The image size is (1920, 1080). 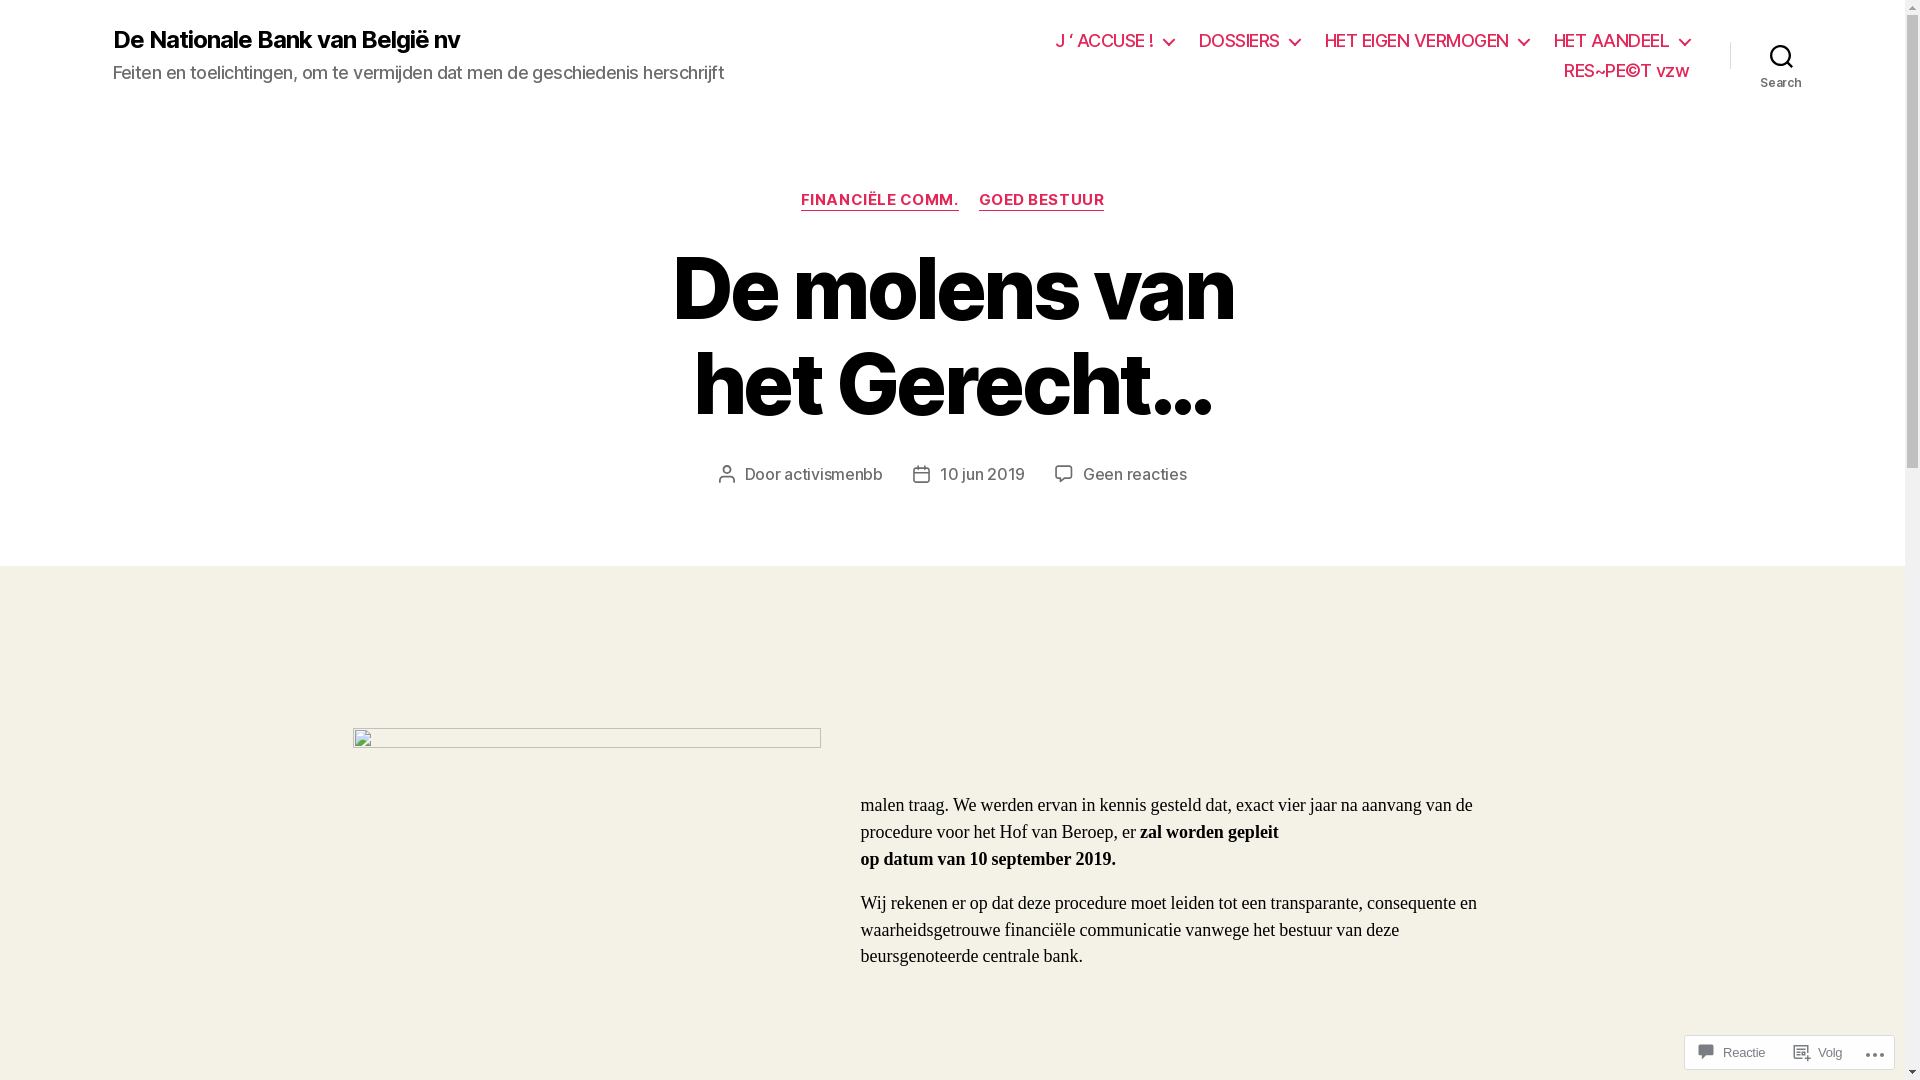 I want to click on 'HET AANDEEL', so click(x=1622, y=41).